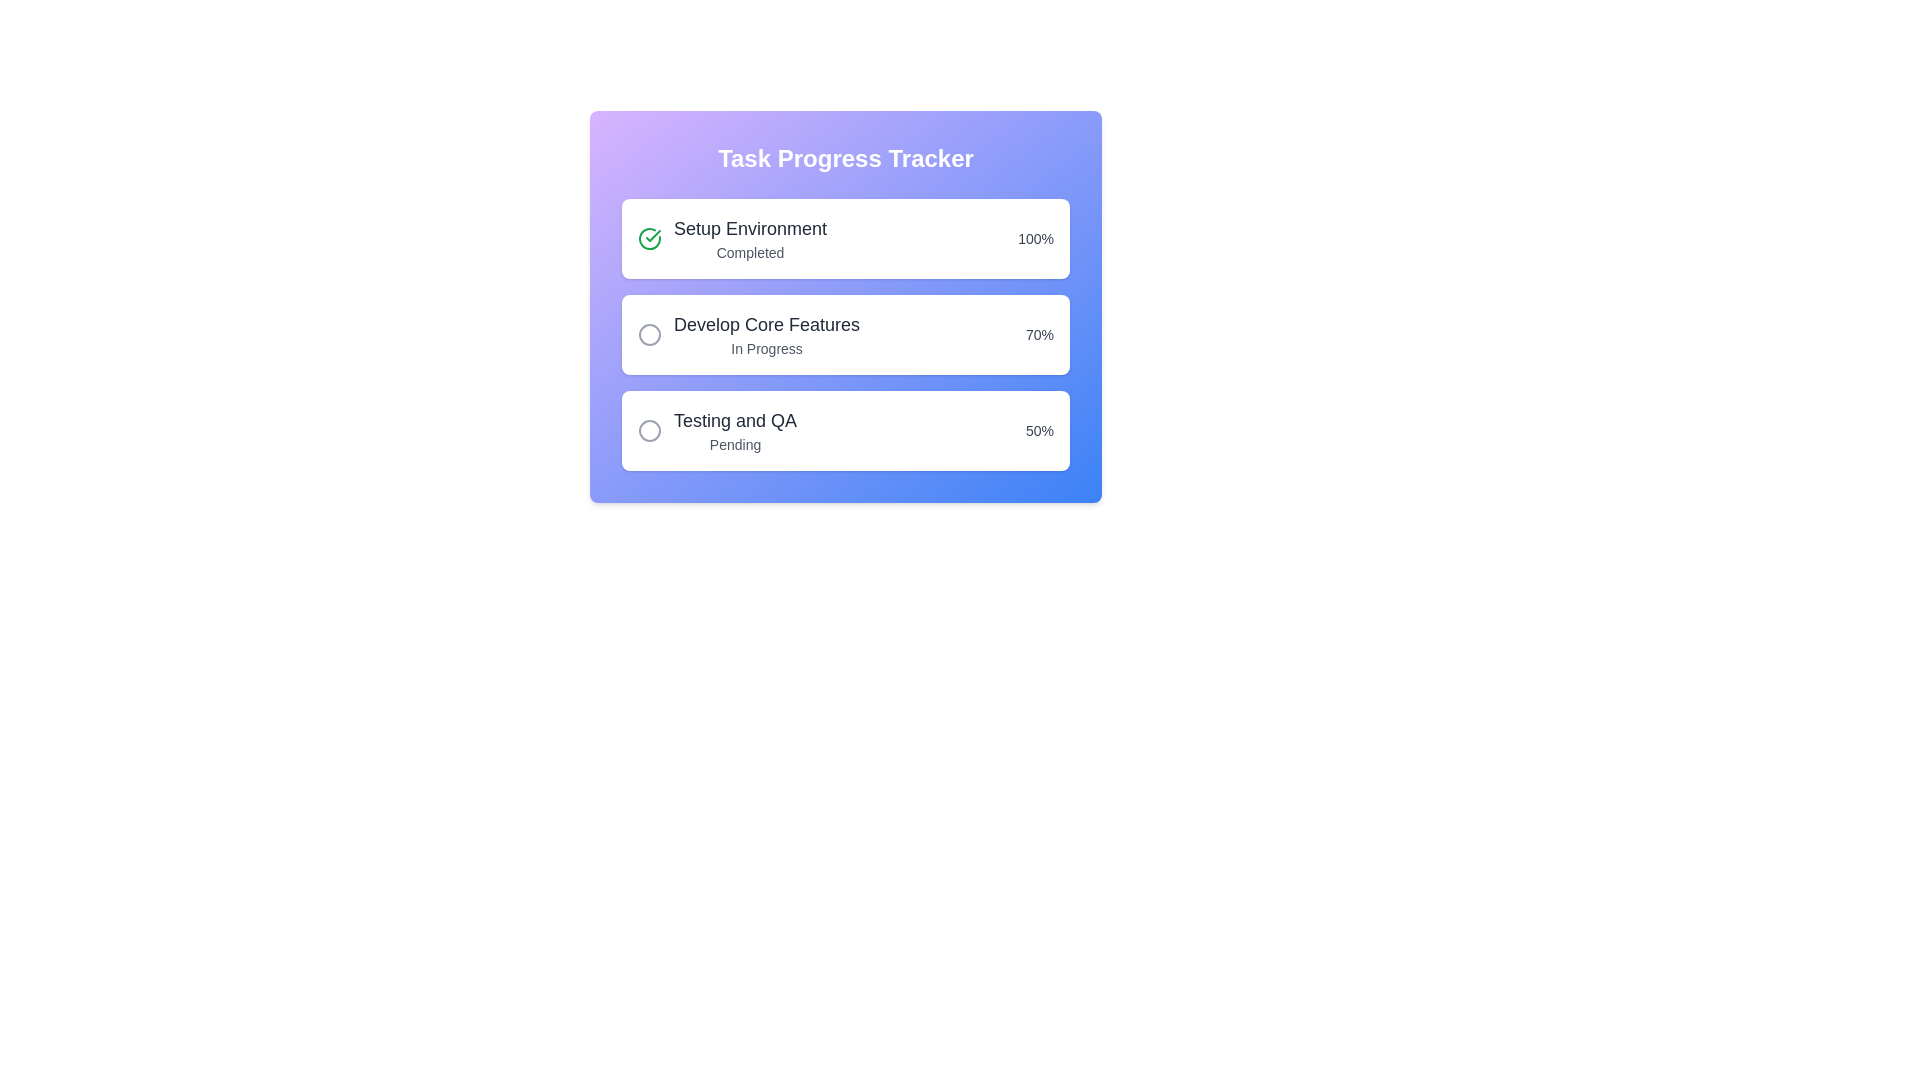  Describe the element at coordinates (649, 238) in the screenshot. I see `the circular Status Indicator icon with a check mark inside, which has a green border and white background` at that location.